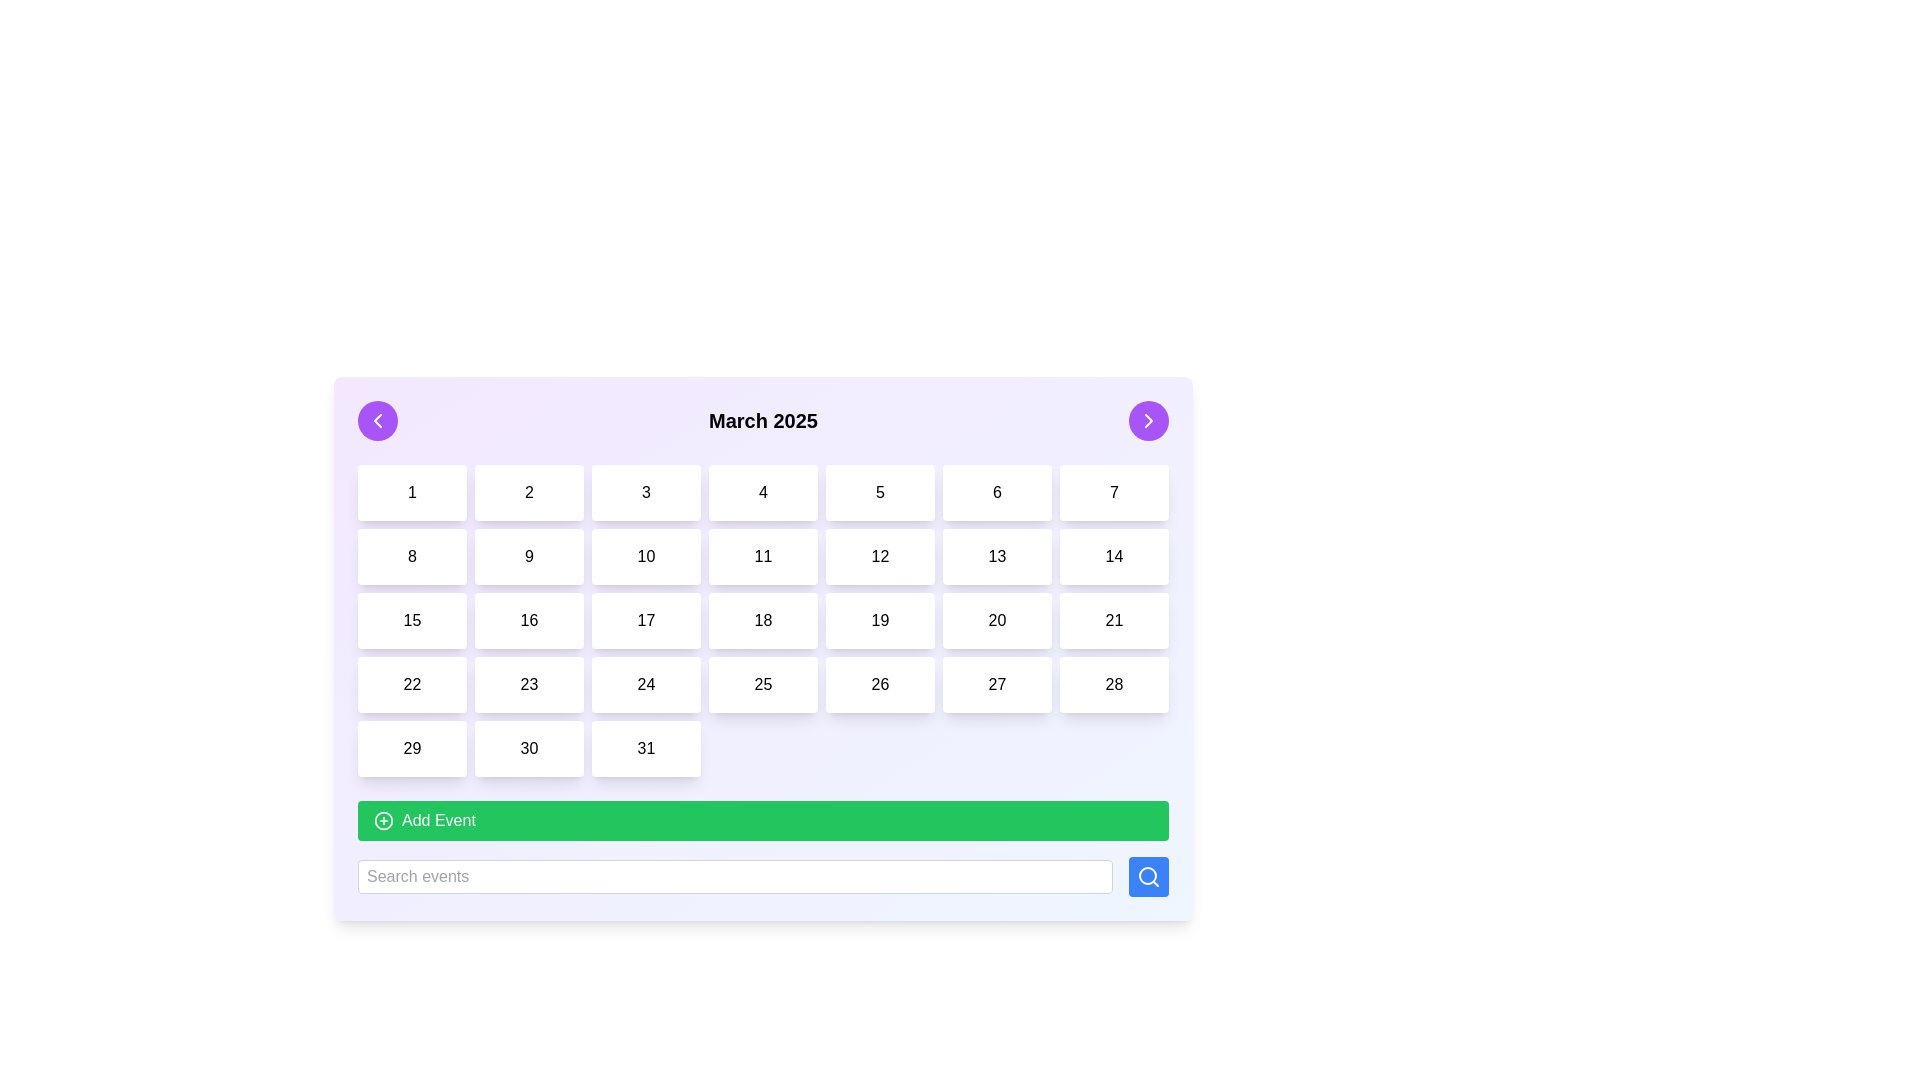 The image size is (1920, 1080). Describe the element at coordinates (997, 493) in the screenshot. I see `the calendar date cell displaying the number '6' located in the first row of a 7-column grid layout` at that location.